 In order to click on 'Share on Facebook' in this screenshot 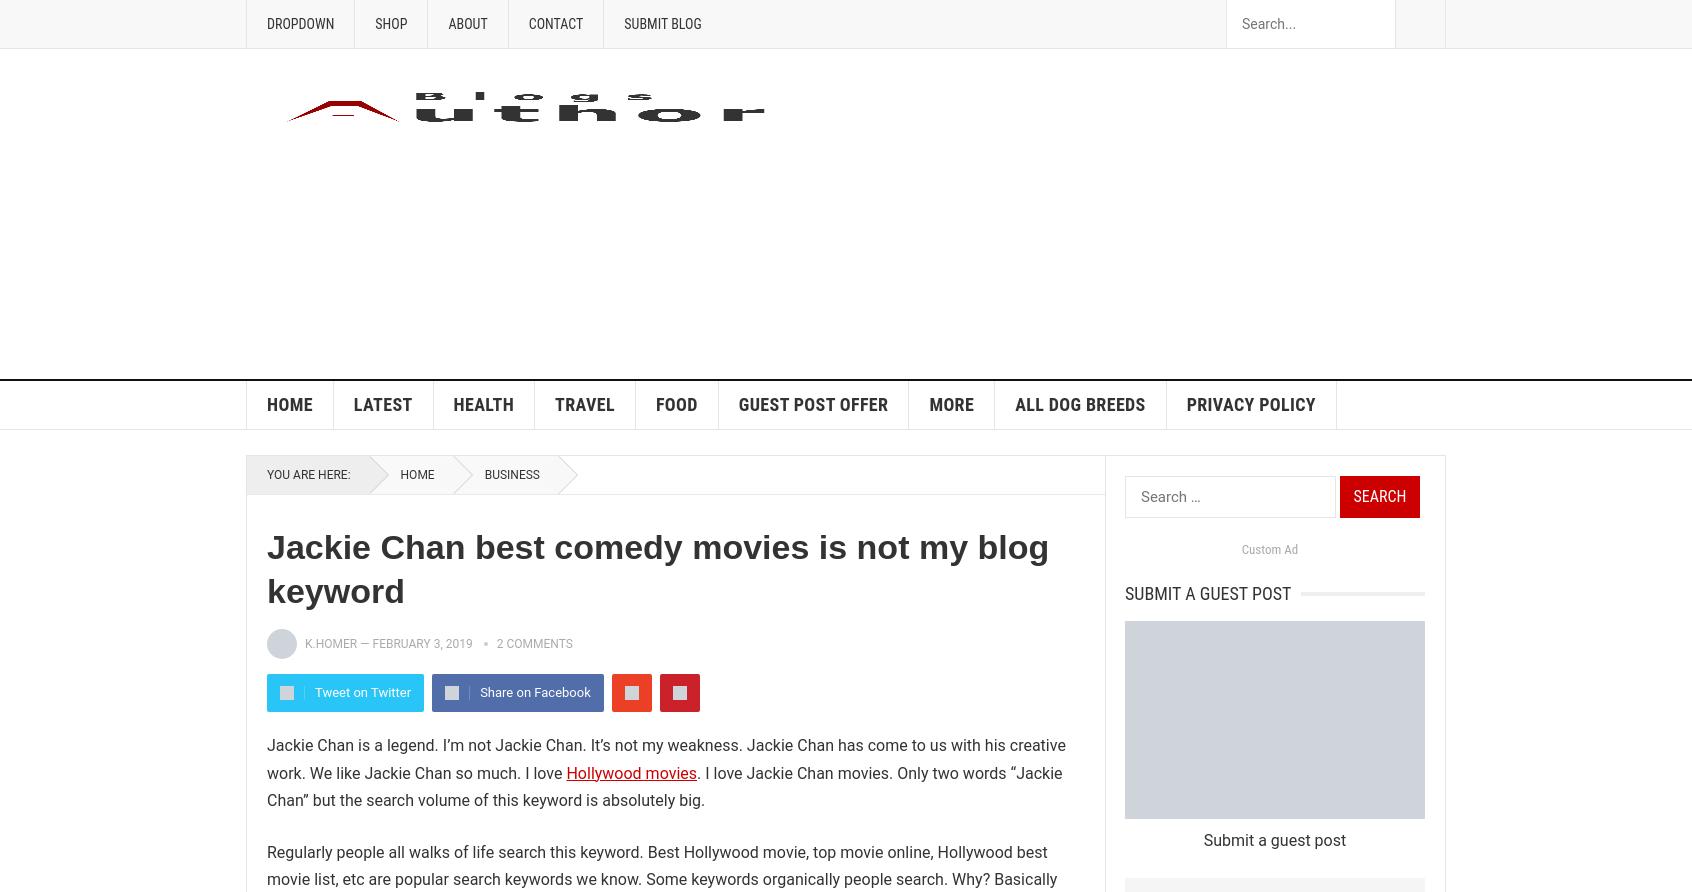, I will do `click(535, 692)`.